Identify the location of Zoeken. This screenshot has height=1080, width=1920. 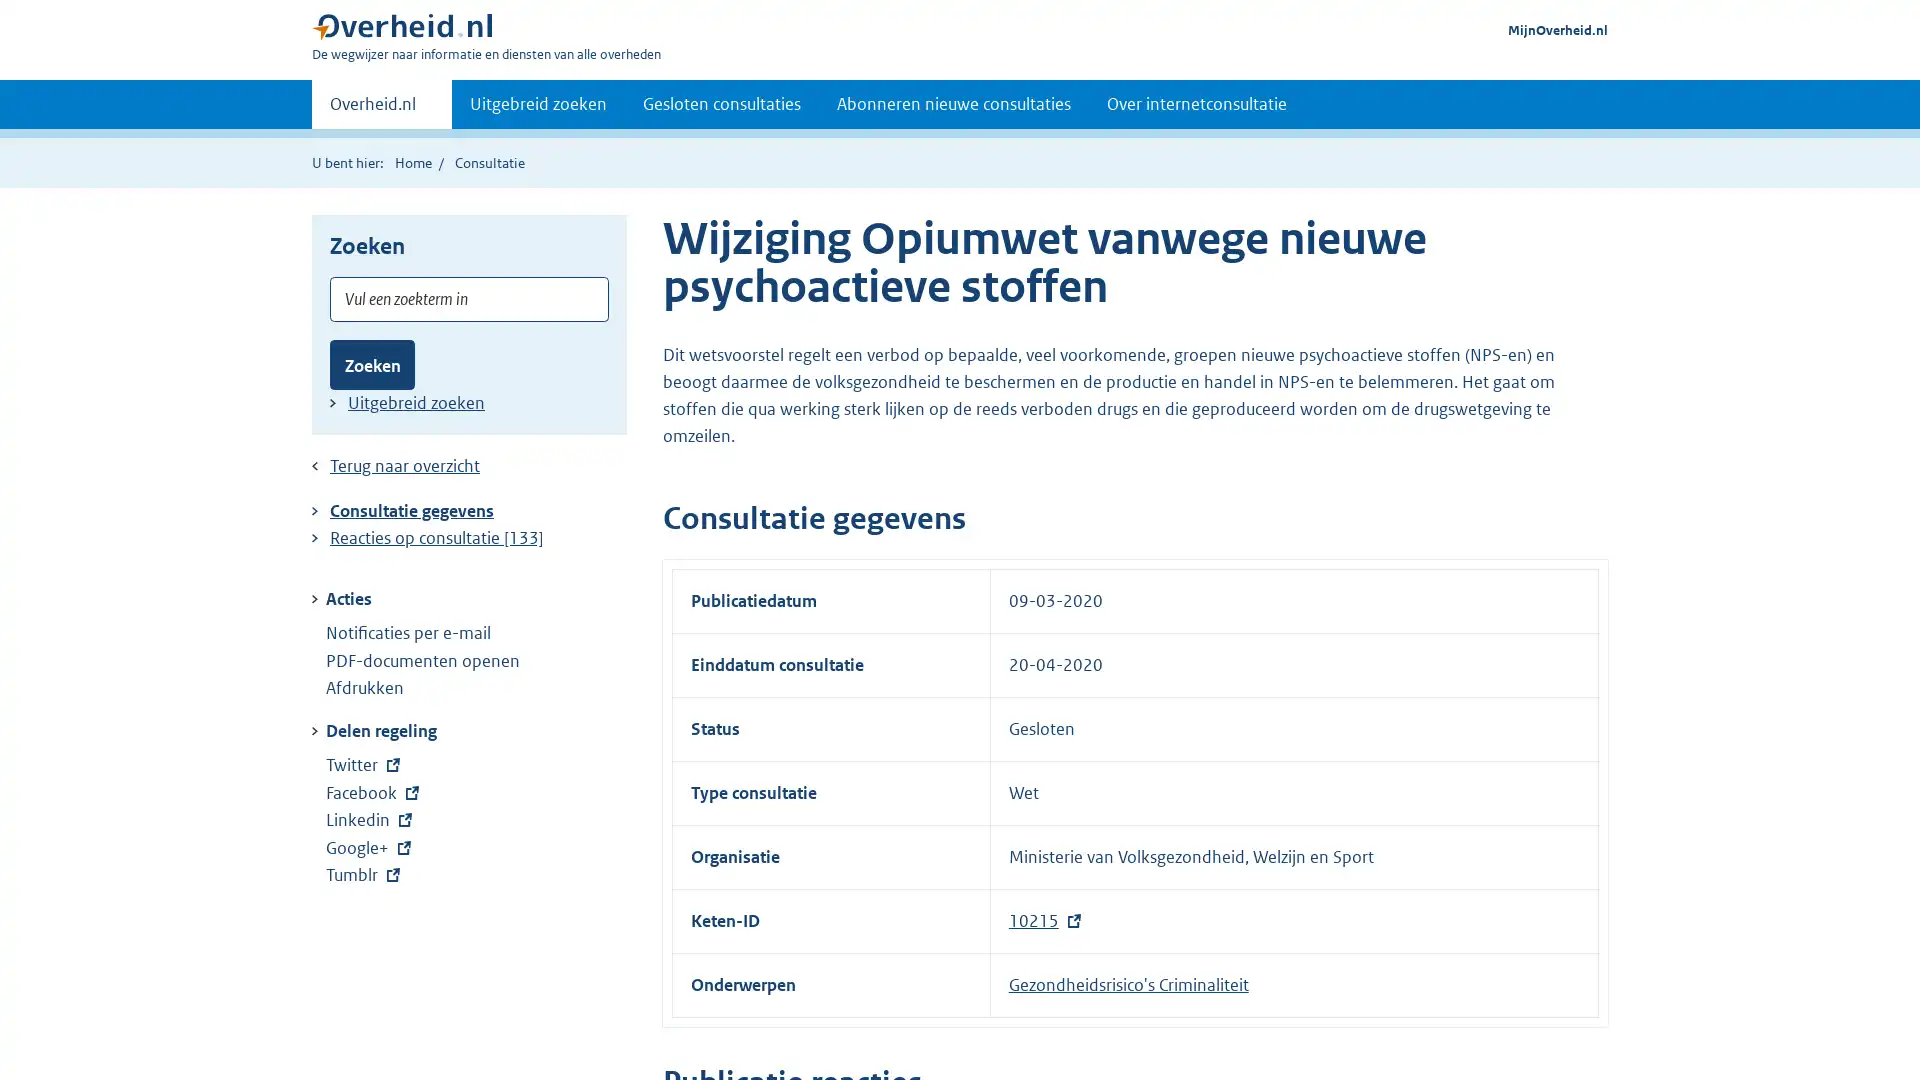
(372, 364).